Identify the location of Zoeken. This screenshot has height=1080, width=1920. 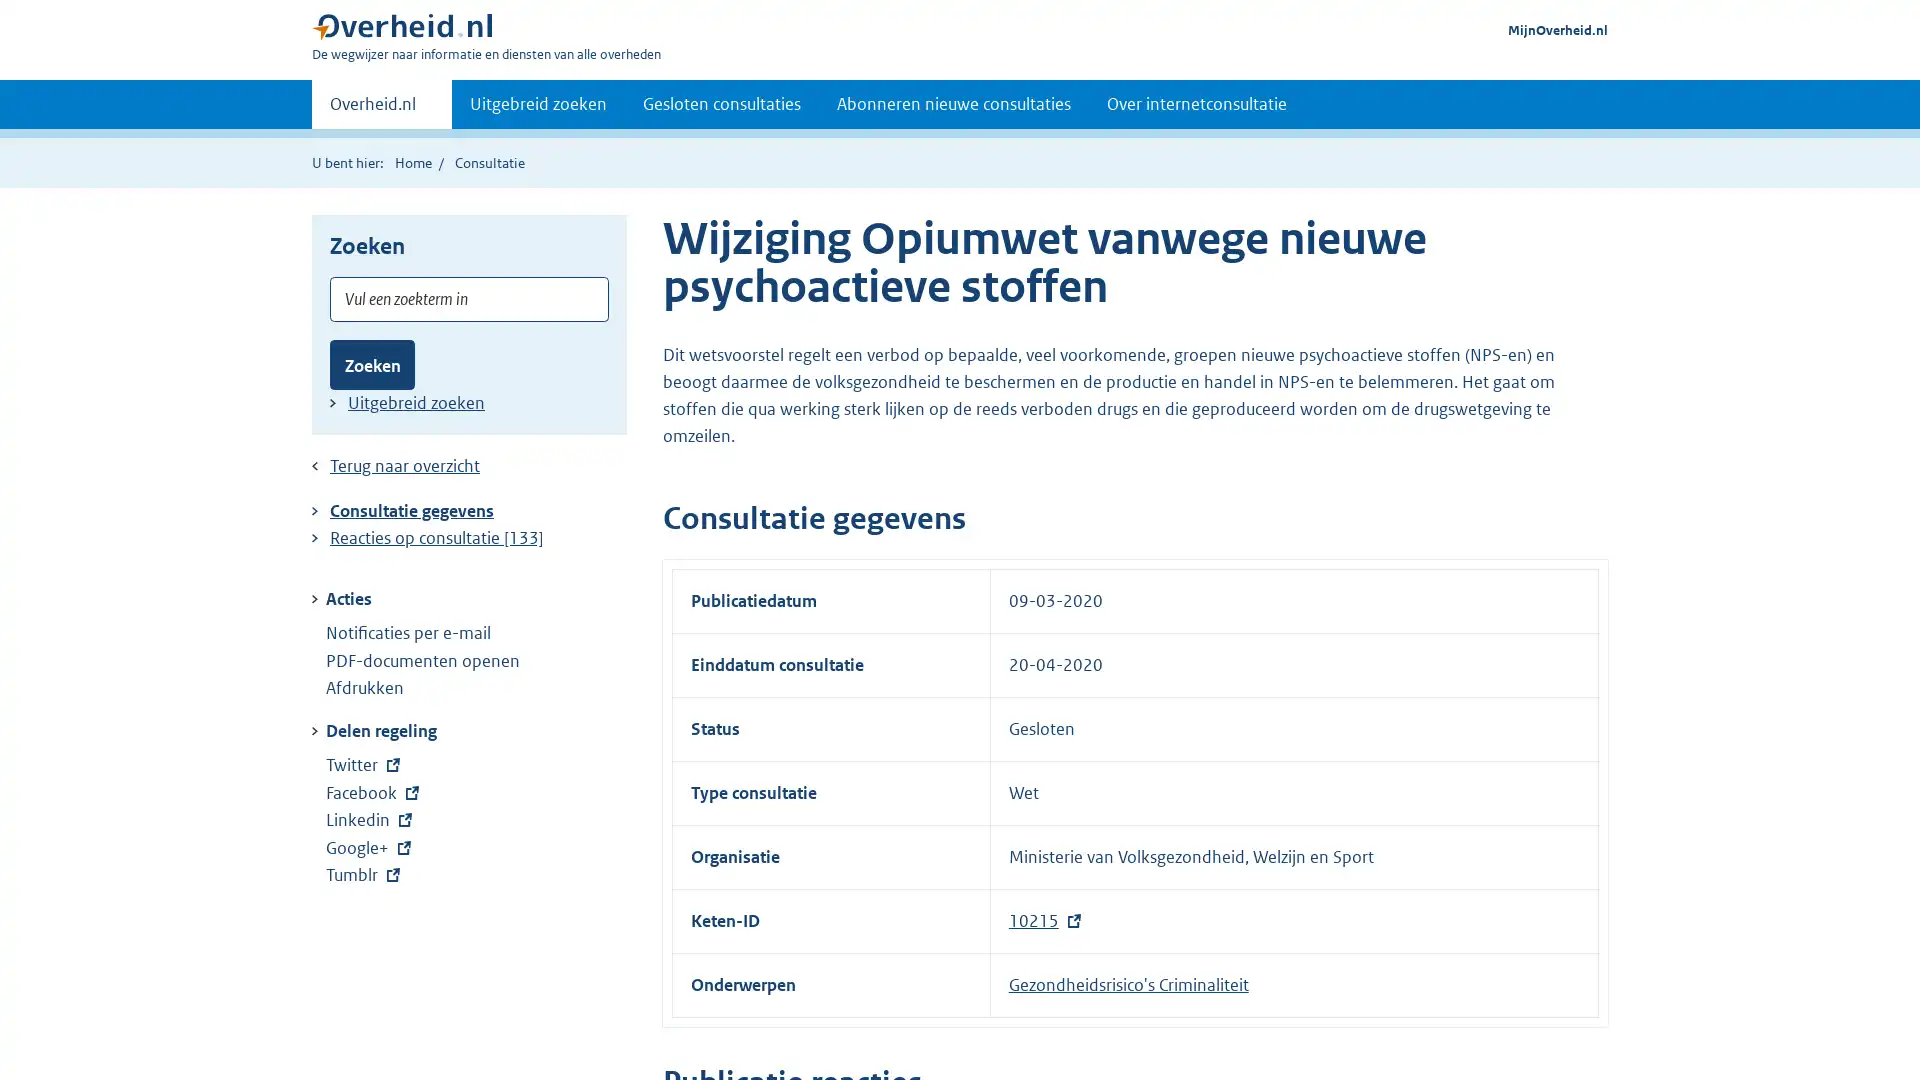
(372, 364).